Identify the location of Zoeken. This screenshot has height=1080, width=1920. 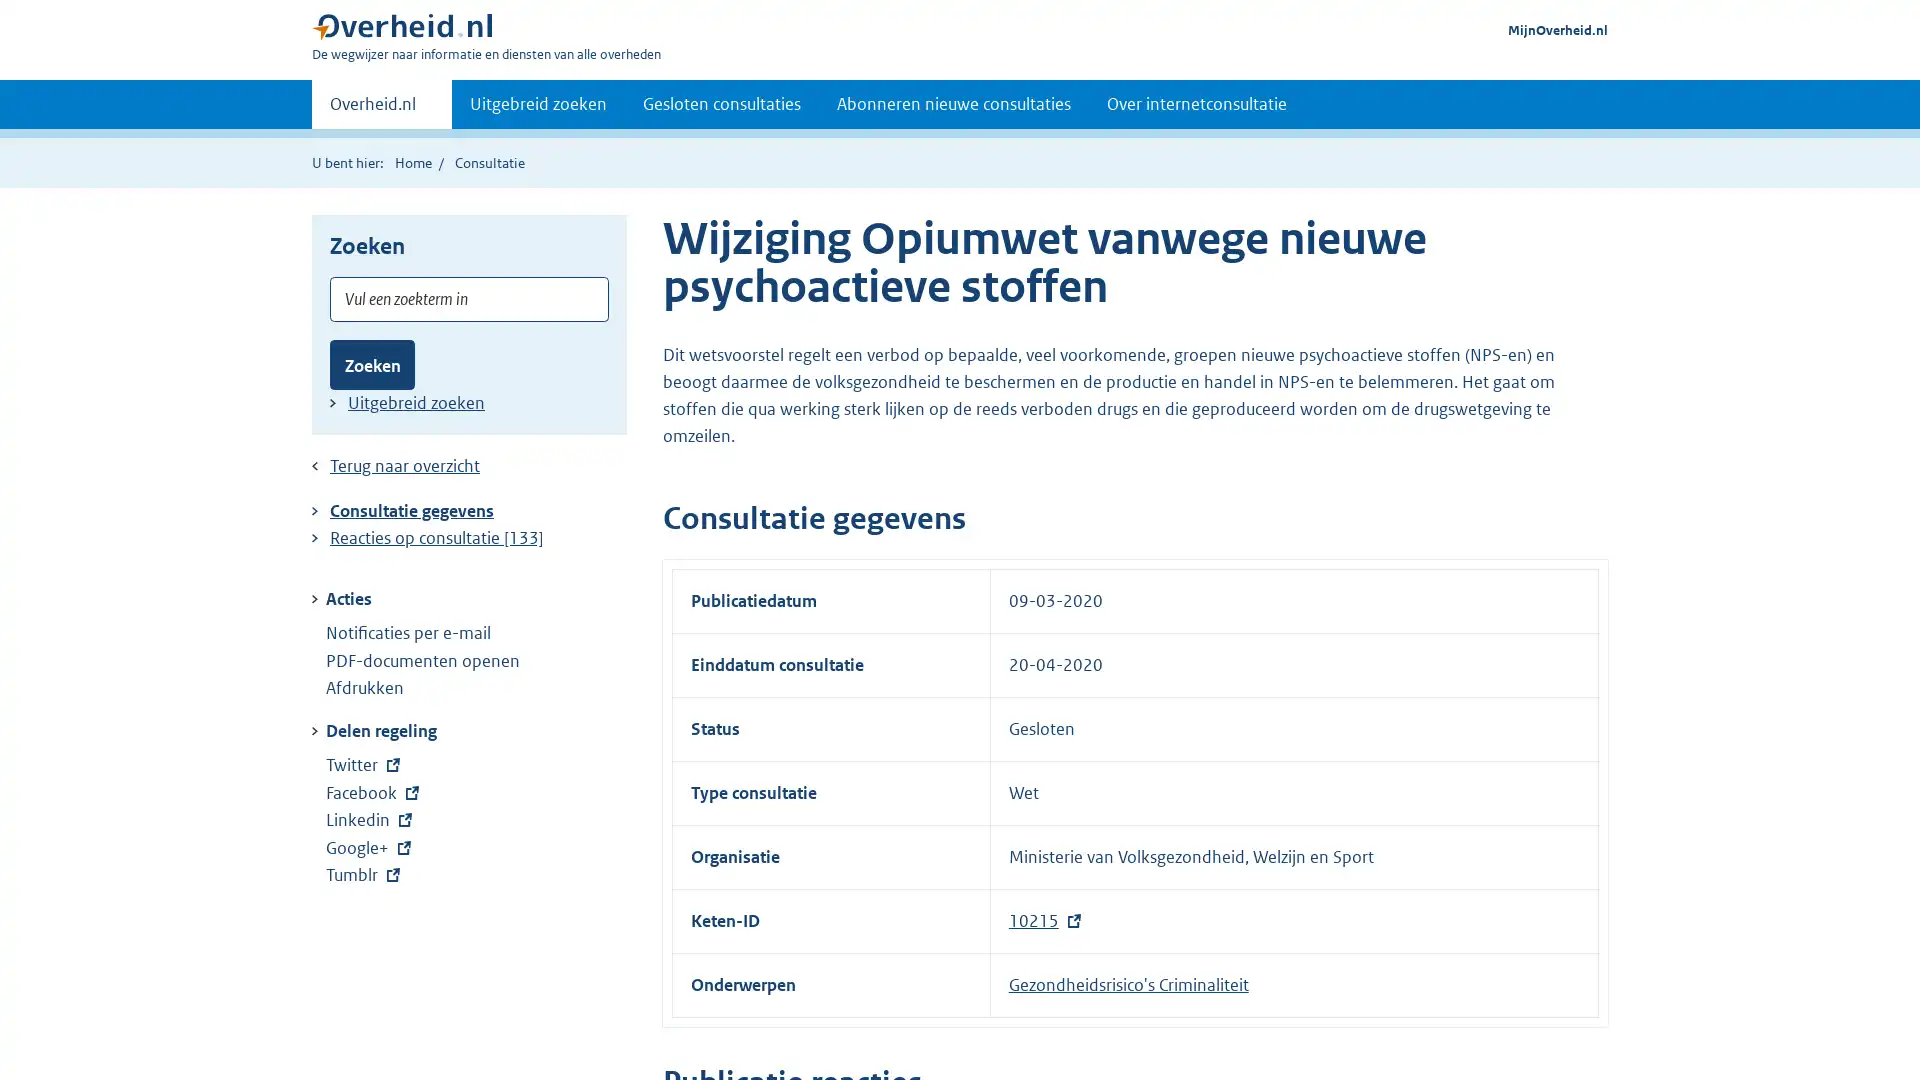
(372, 364).